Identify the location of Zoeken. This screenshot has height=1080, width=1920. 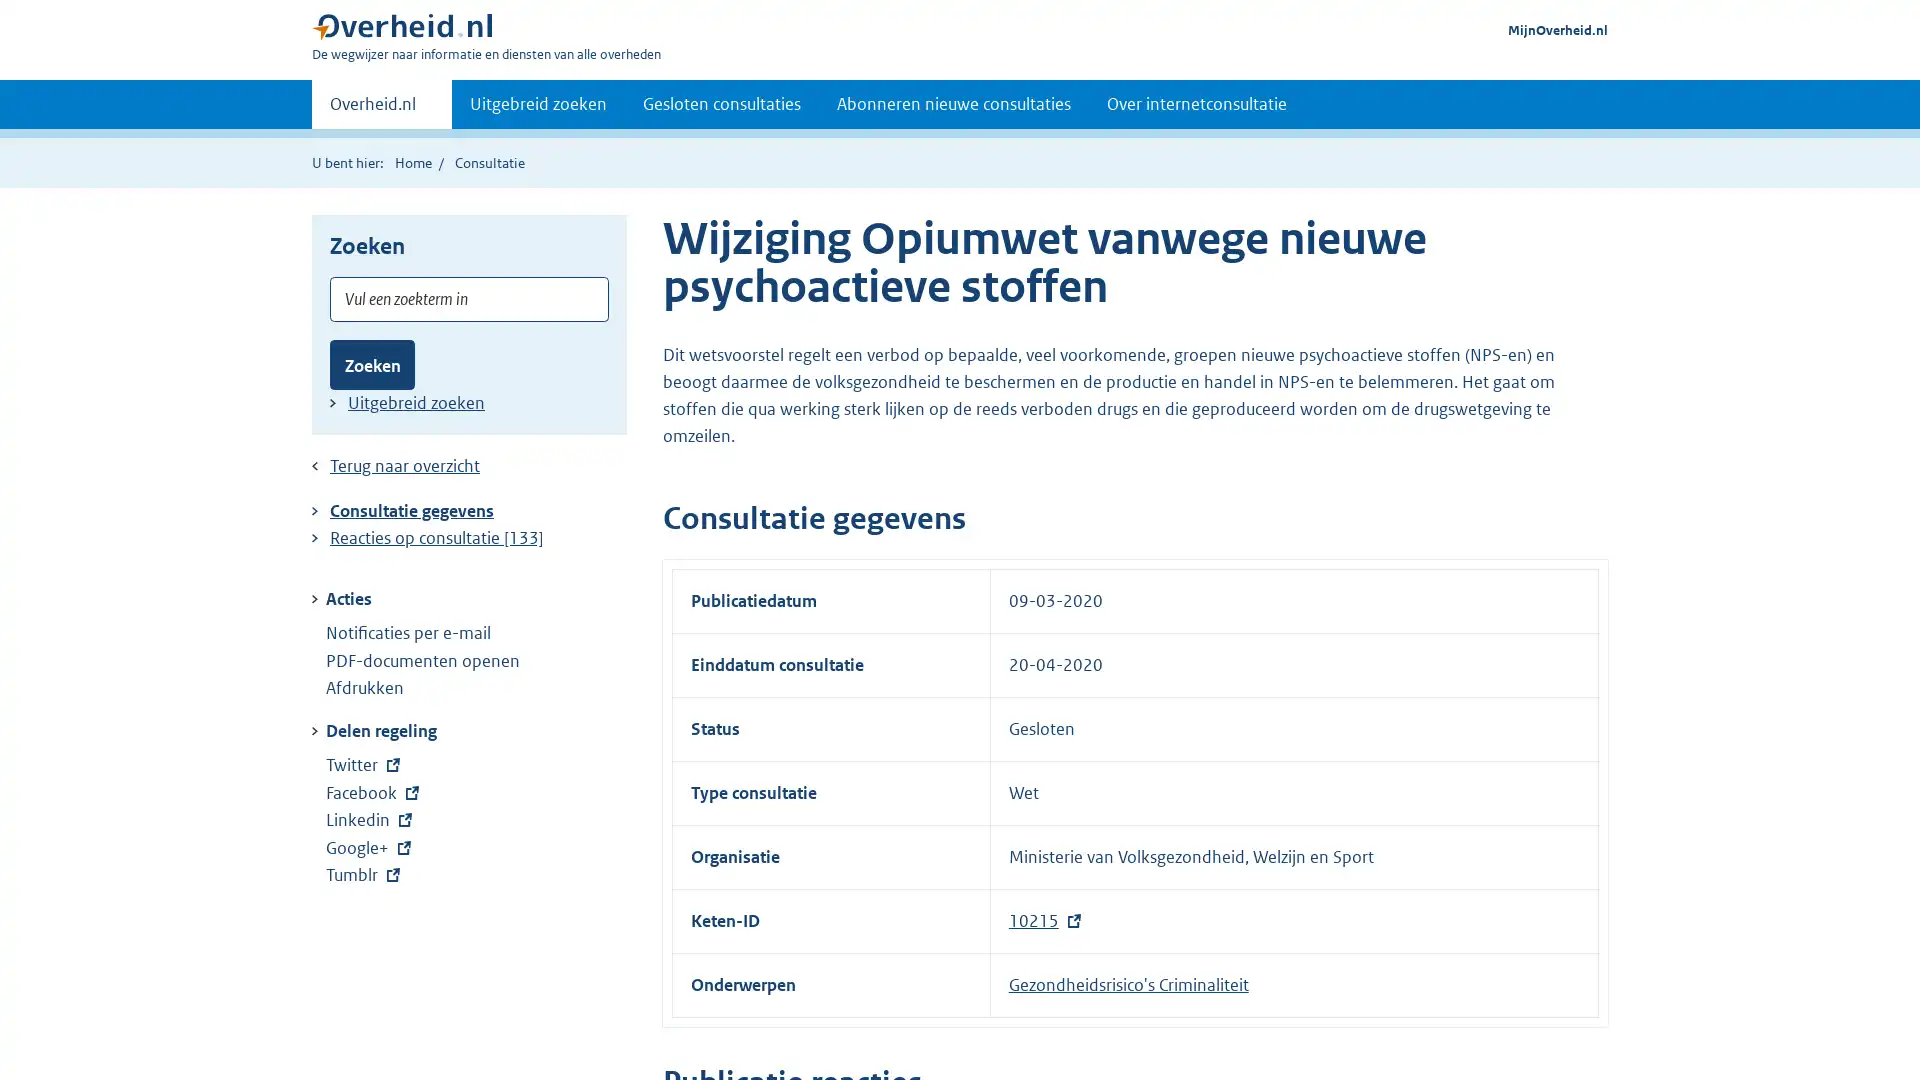
(372, 364).